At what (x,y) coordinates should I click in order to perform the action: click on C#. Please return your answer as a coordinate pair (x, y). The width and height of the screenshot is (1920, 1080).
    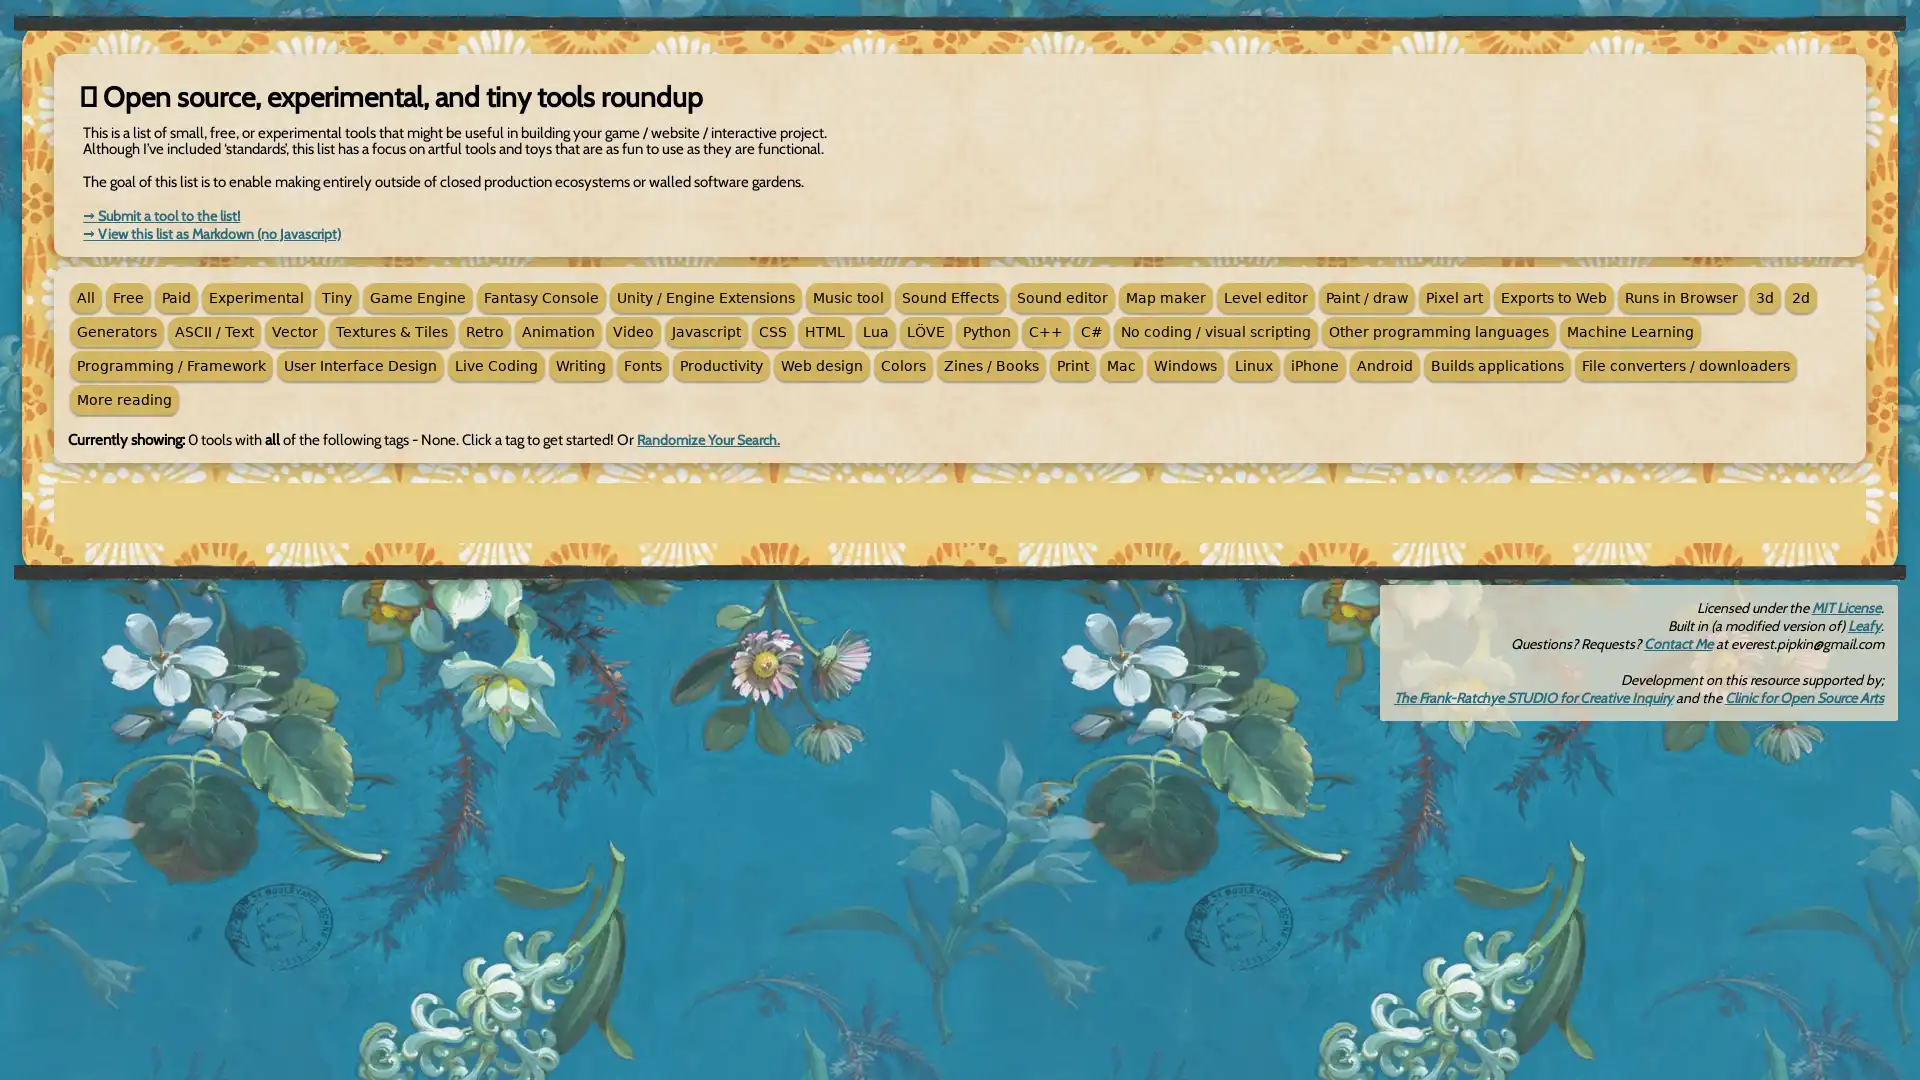
    Looking at the image, I should click on (1090, 330).